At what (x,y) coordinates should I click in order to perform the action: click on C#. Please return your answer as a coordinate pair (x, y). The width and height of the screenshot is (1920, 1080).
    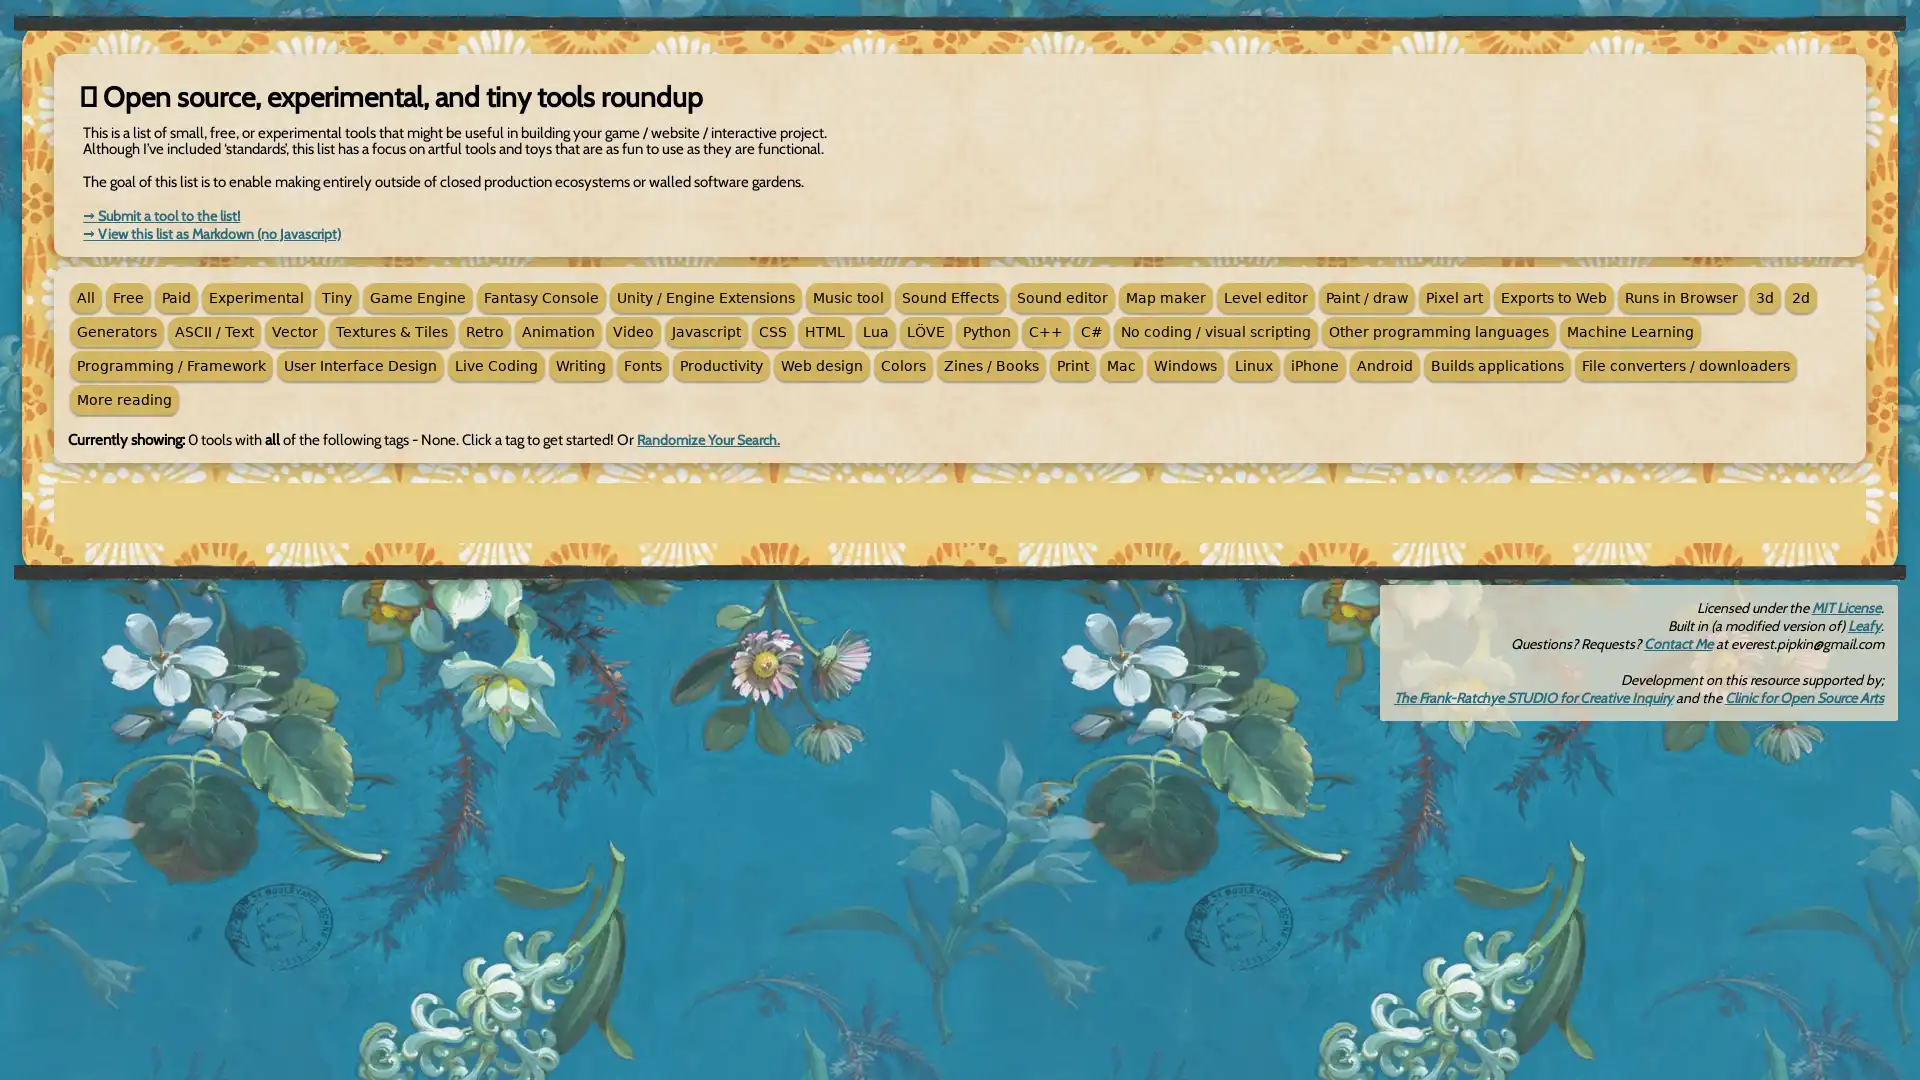
    Looking at the image, I should click on (1090, 330).